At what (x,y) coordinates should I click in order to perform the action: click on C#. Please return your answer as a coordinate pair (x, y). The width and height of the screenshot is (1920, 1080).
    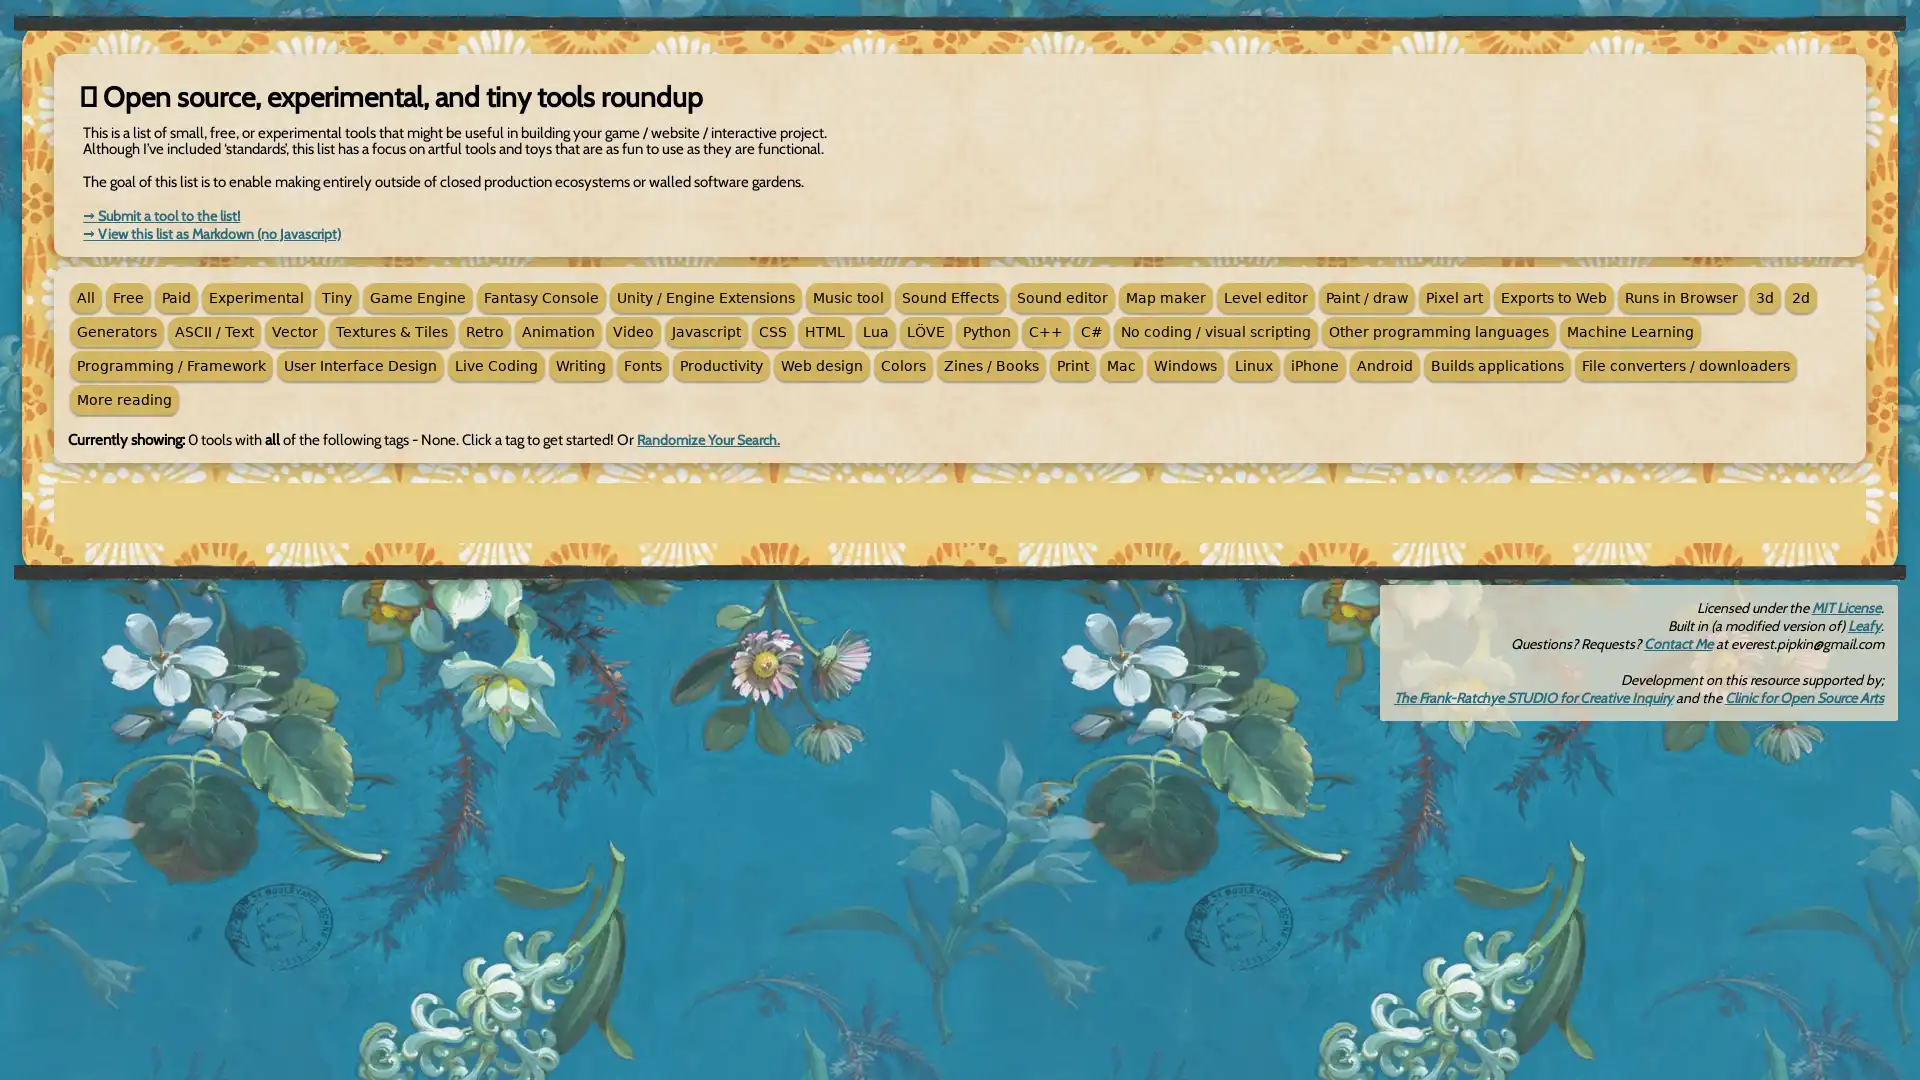
    Looking at the image, I should click on (1090, 330).